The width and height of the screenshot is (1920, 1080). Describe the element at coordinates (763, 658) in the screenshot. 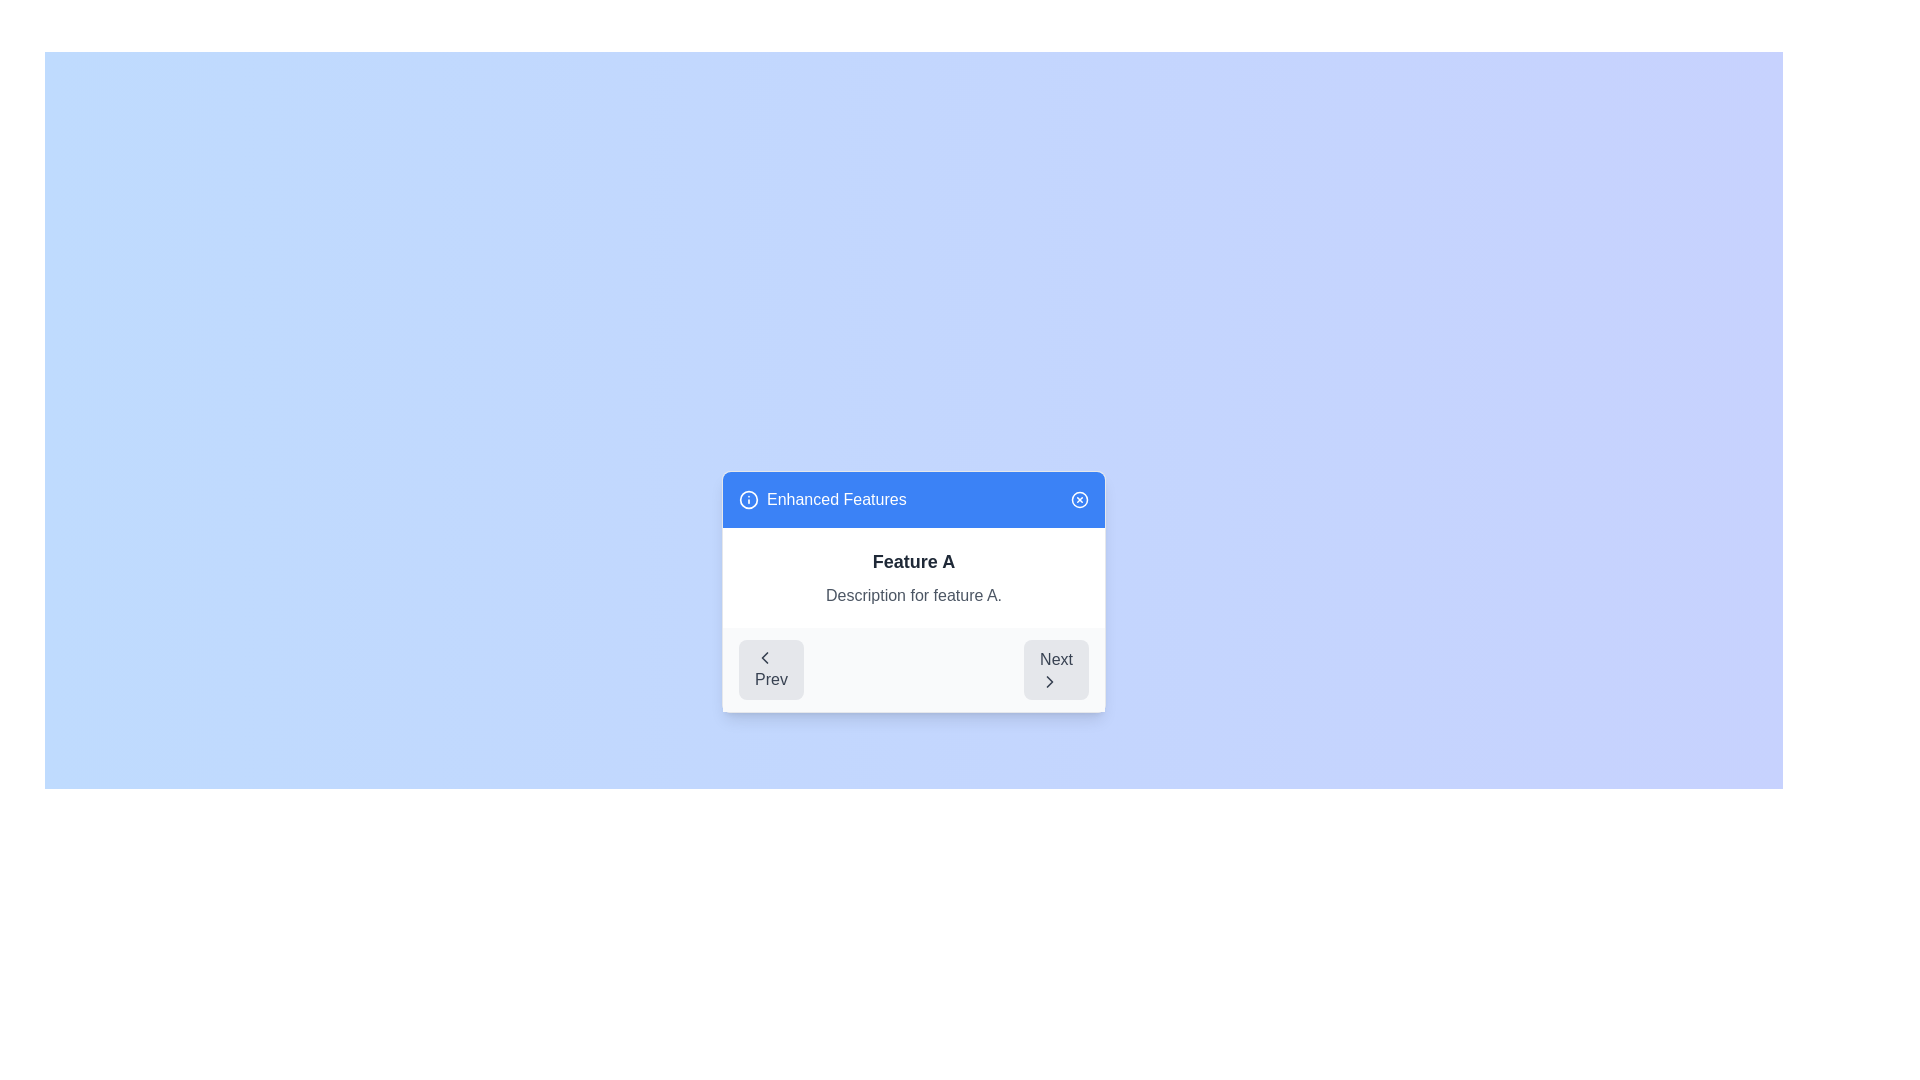

I see `the leftward-pointing chevron icon within the 'Prev' button located at the bottom-left segment of the card displaying 'Feature A'` at that location.